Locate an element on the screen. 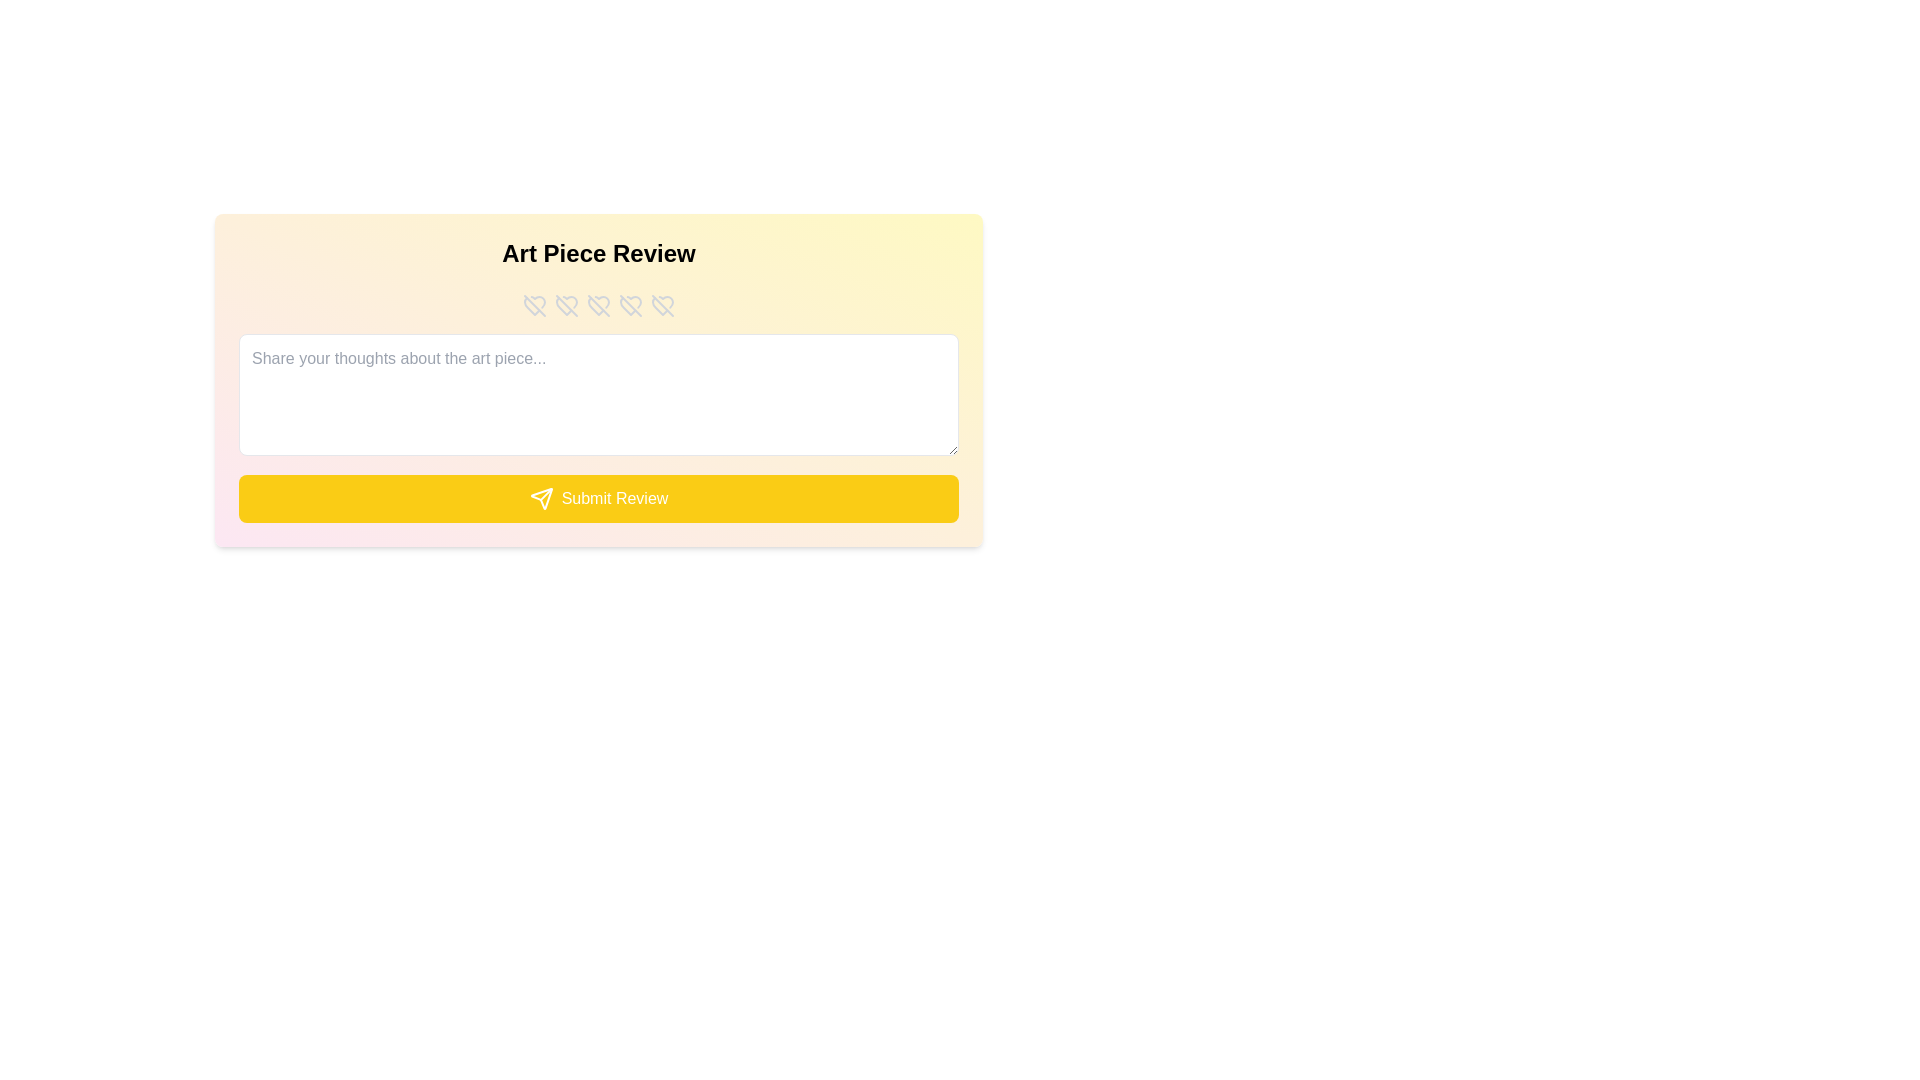 Image resolution: width=1920 pixels, height=1080 pixels. the rating to 2 stars by clicking on the respective star button is located at coordinates (565, 305).